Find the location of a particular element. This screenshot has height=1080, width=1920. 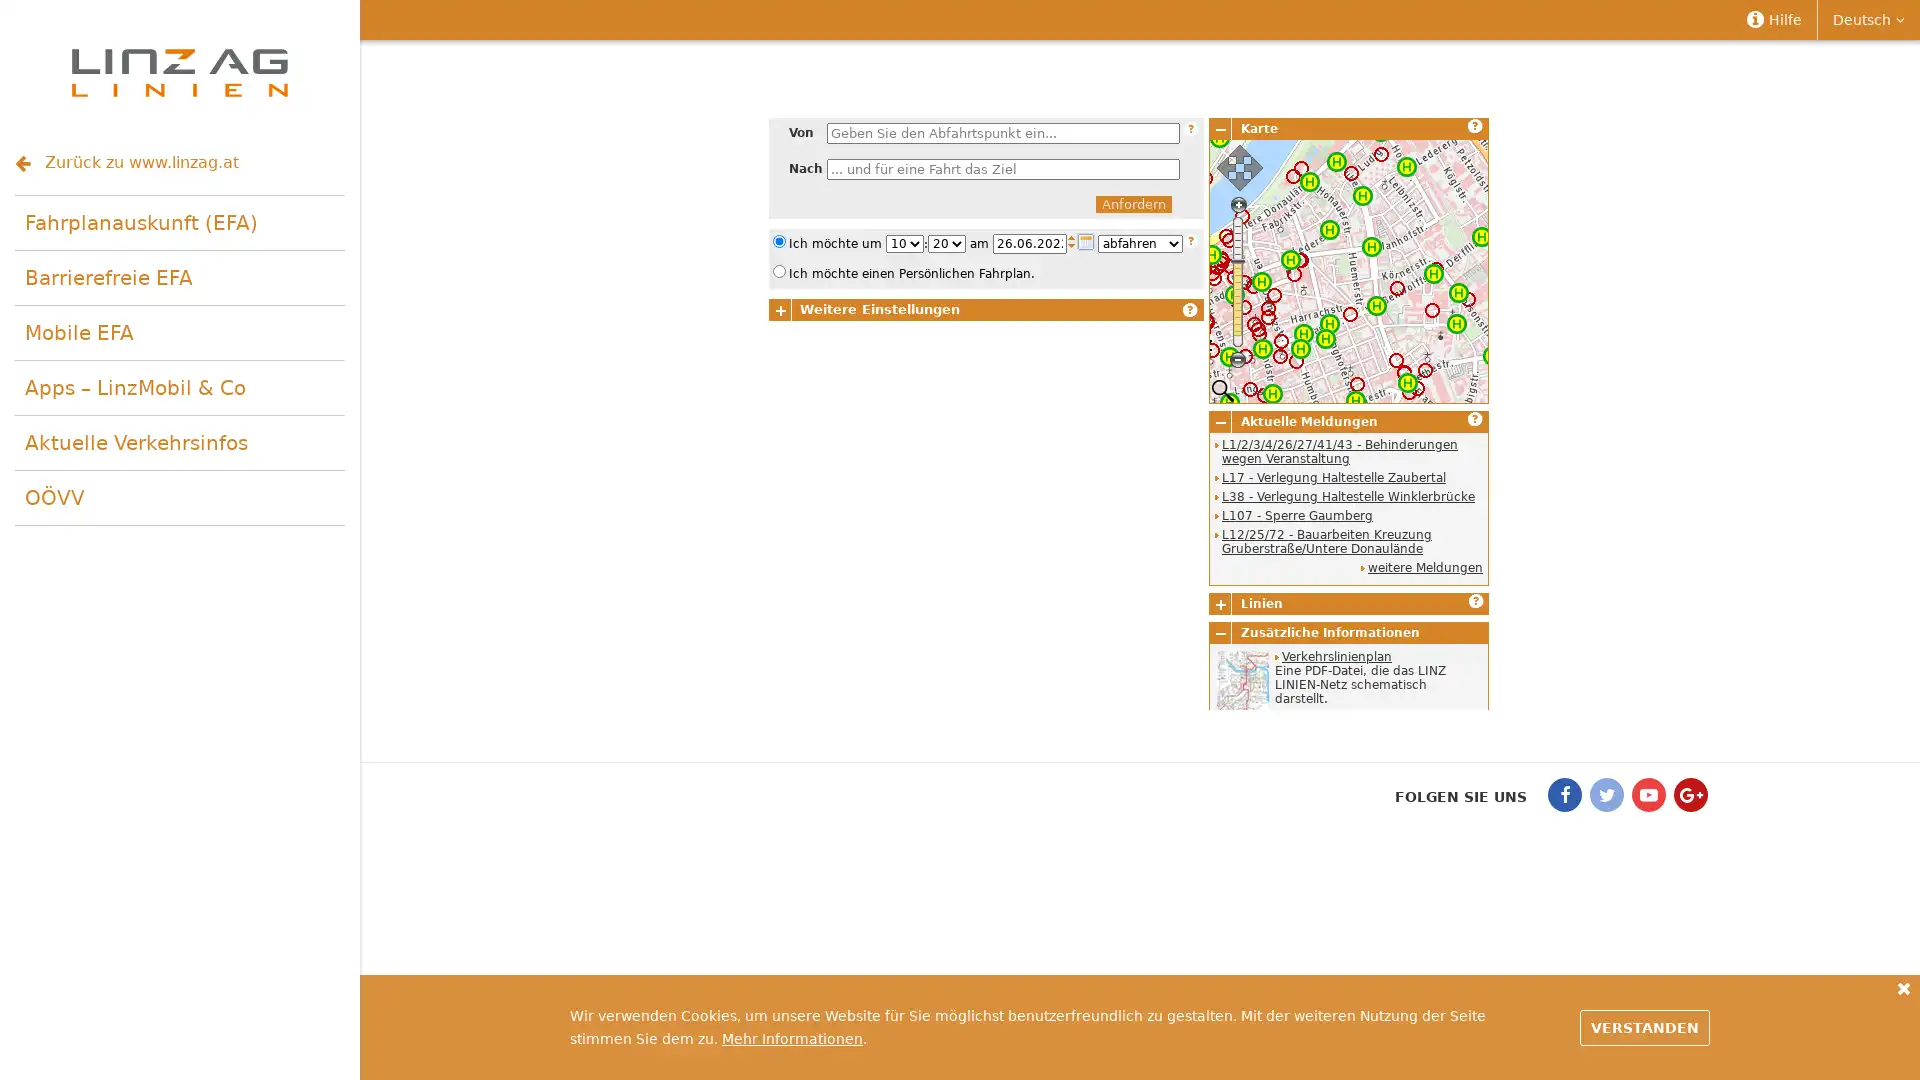

COOKIE RICHTLINIEN SCHLIESSEN is located at coordinates (1903, 987).